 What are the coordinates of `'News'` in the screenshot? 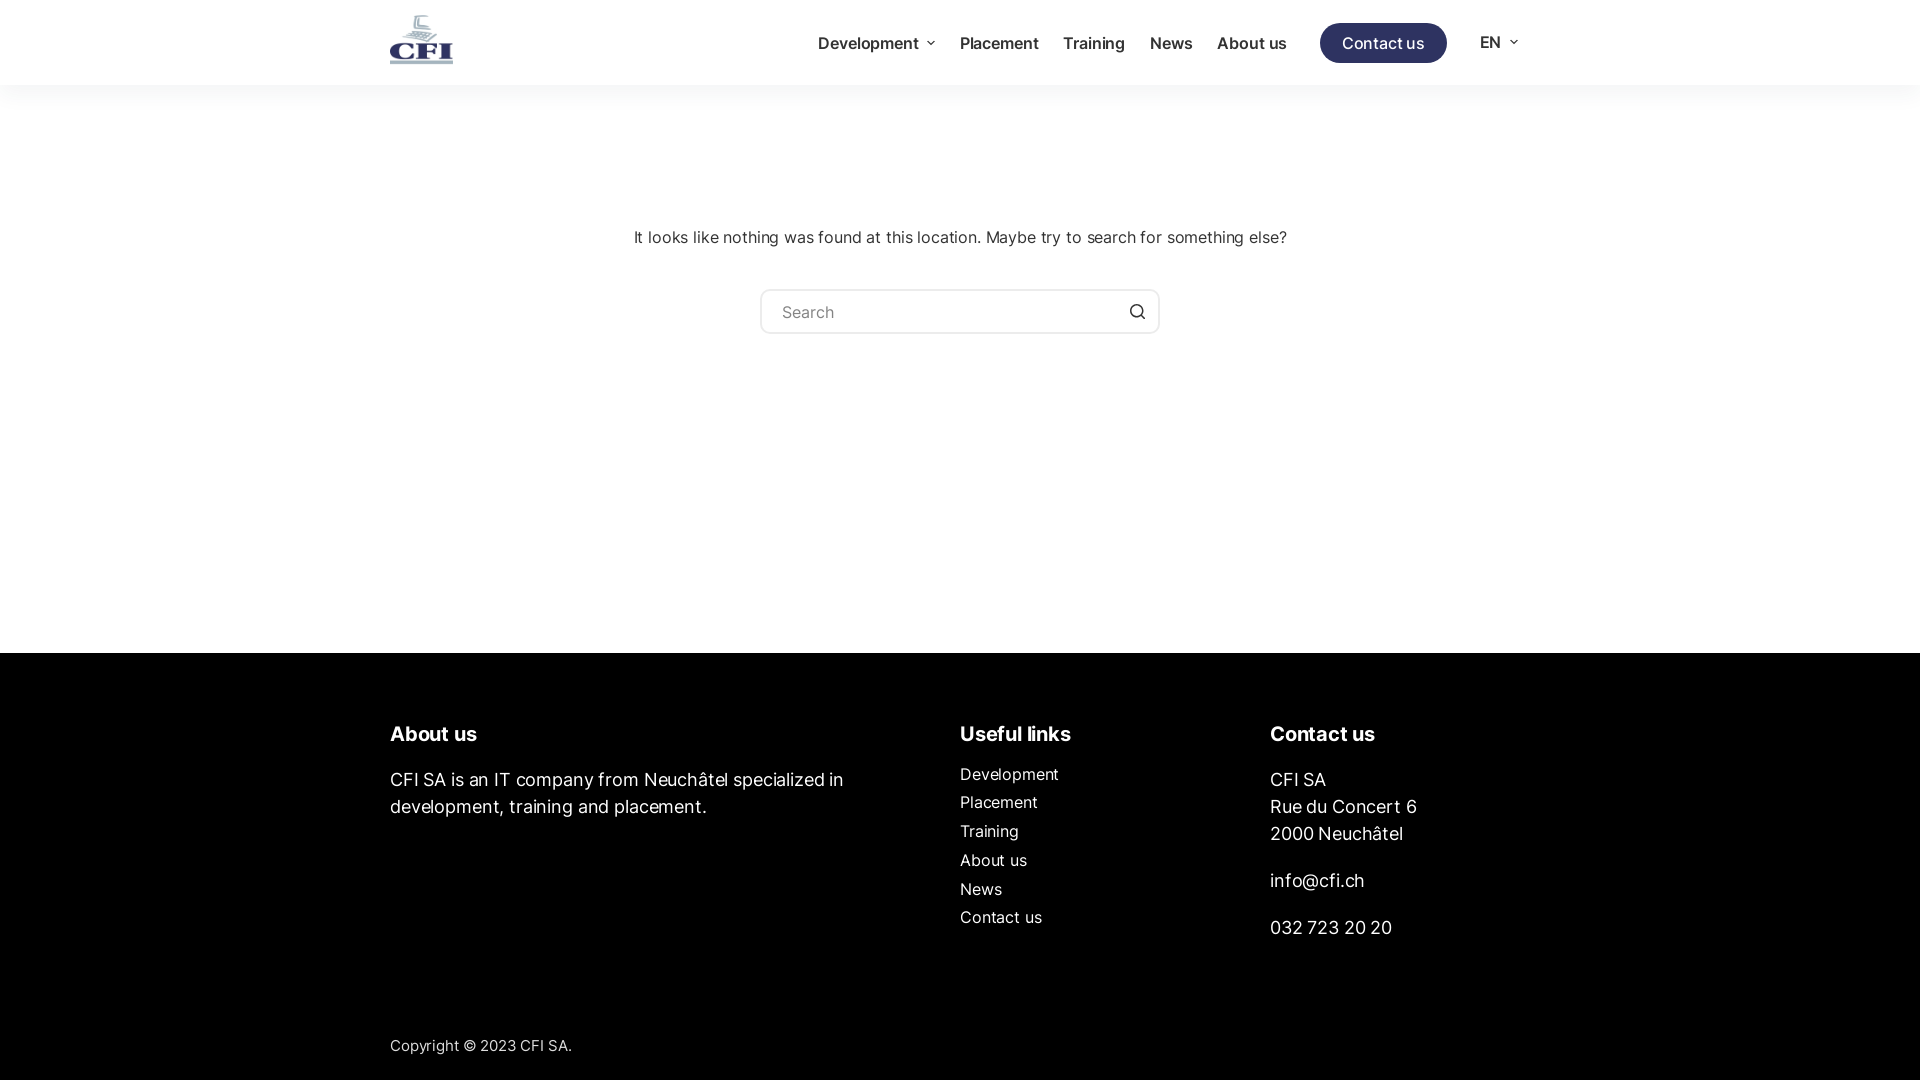 It's located at (980, 887).